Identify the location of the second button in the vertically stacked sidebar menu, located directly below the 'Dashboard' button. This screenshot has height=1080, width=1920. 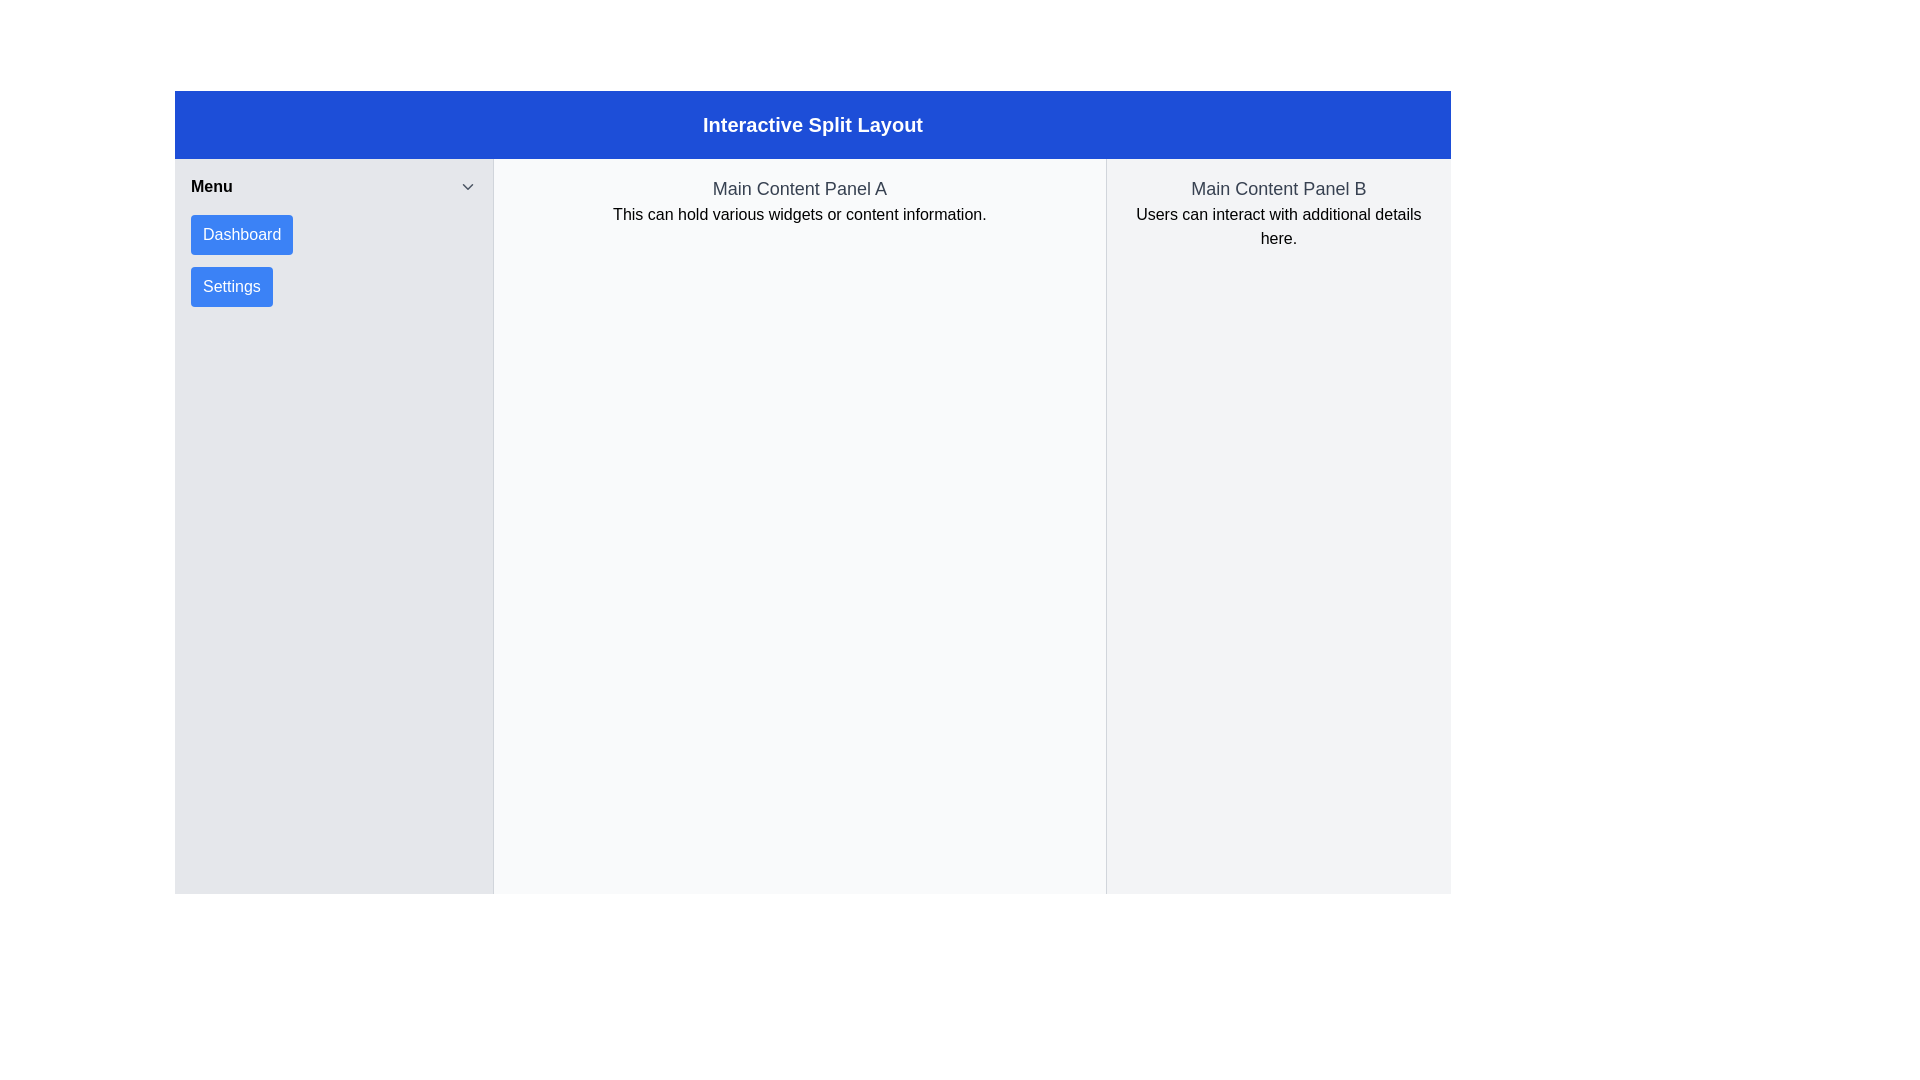
(231, 286).